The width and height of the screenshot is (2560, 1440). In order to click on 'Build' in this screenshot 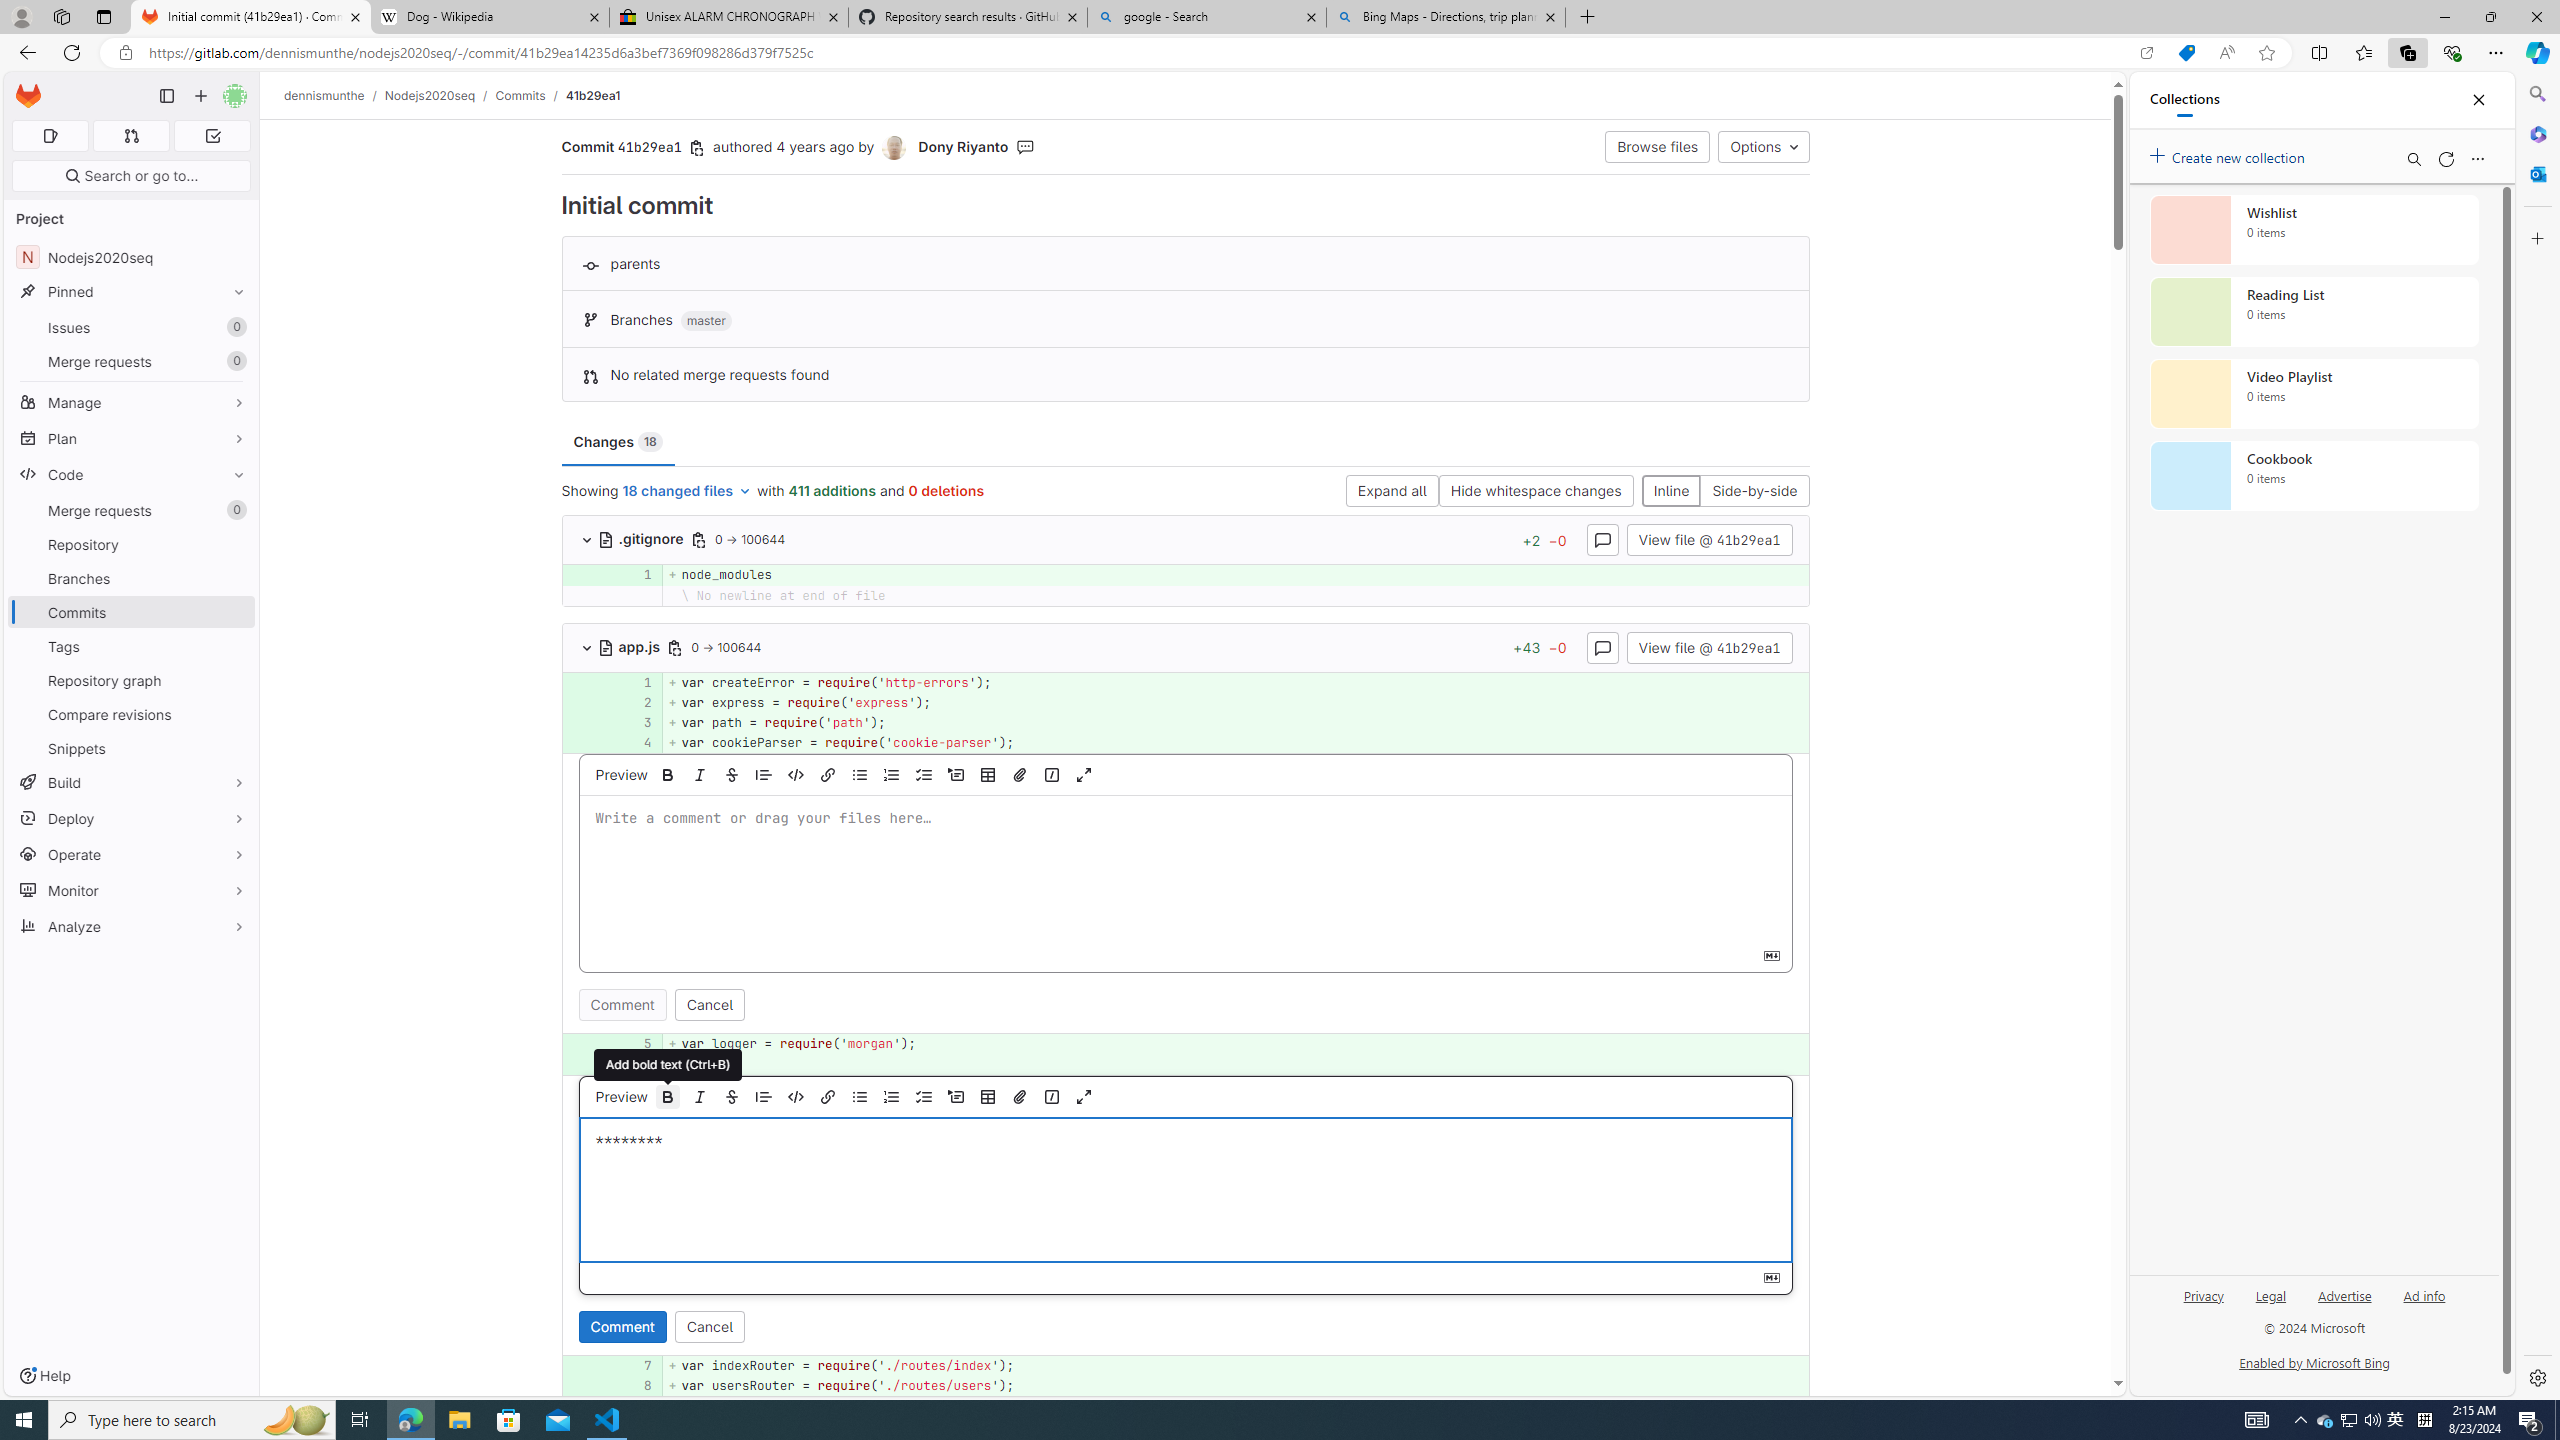, I will do `click(130, 781)`.